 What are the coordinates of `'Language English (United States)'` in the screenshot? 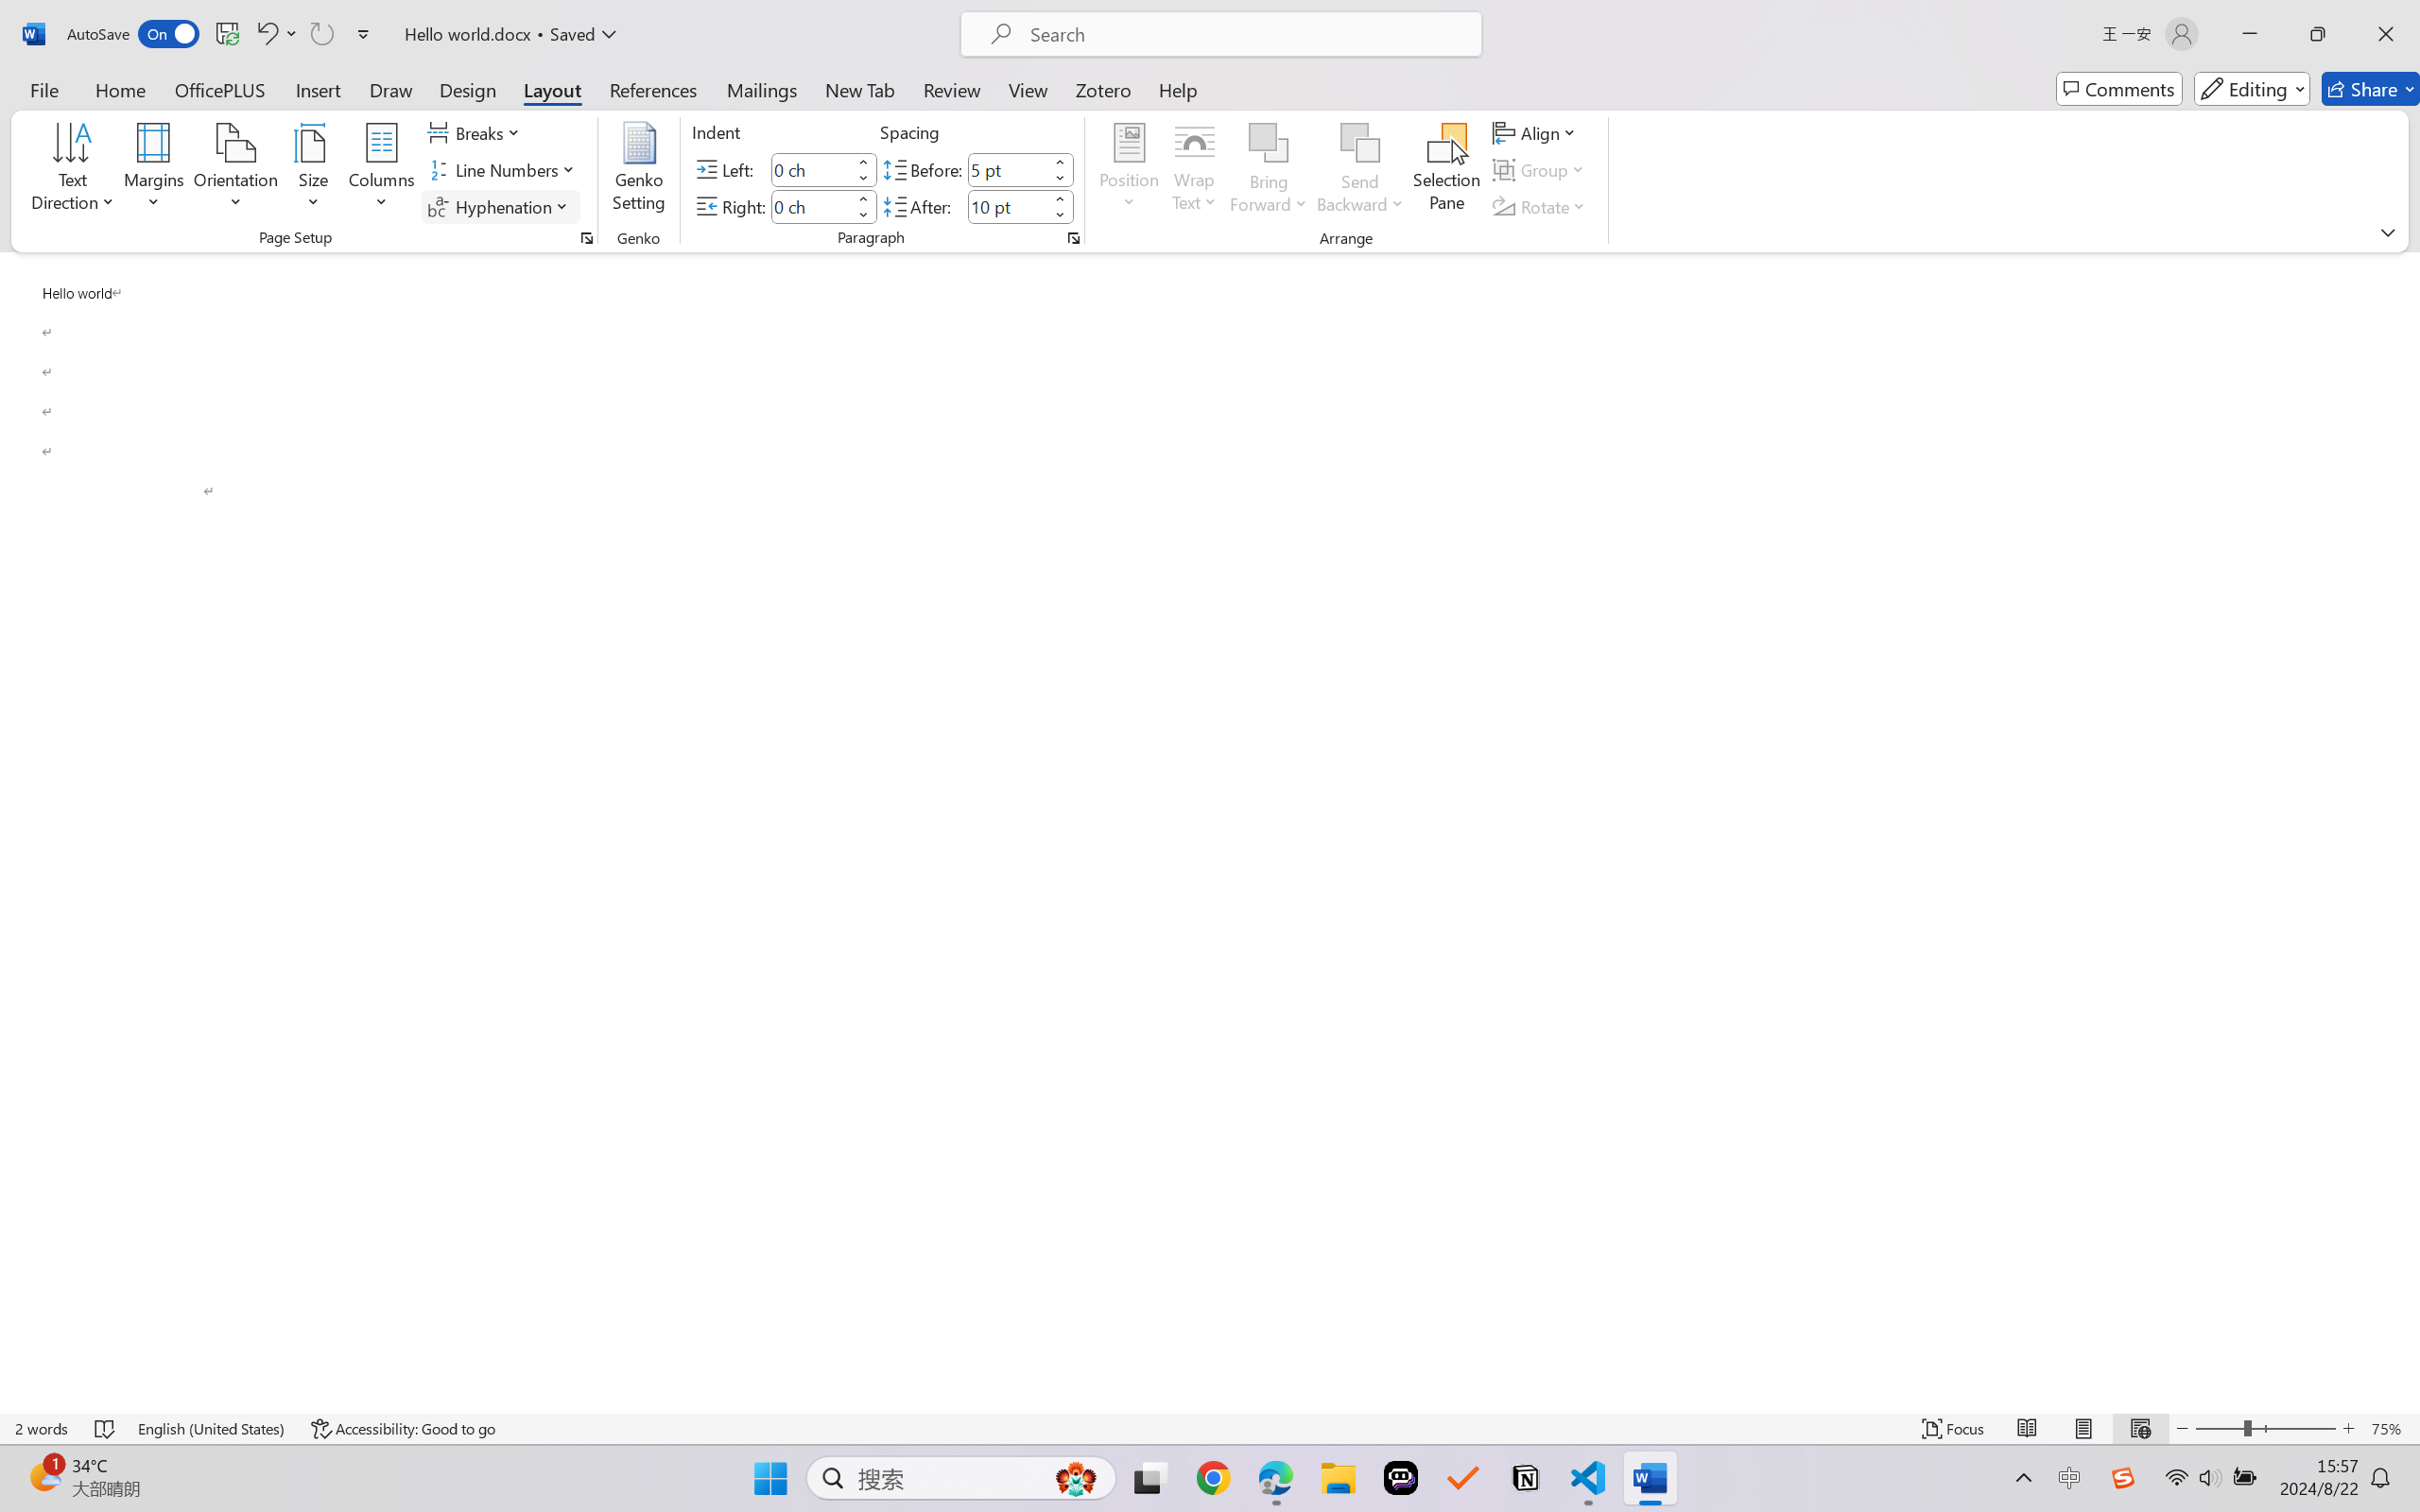 It's located at (212, 1428).